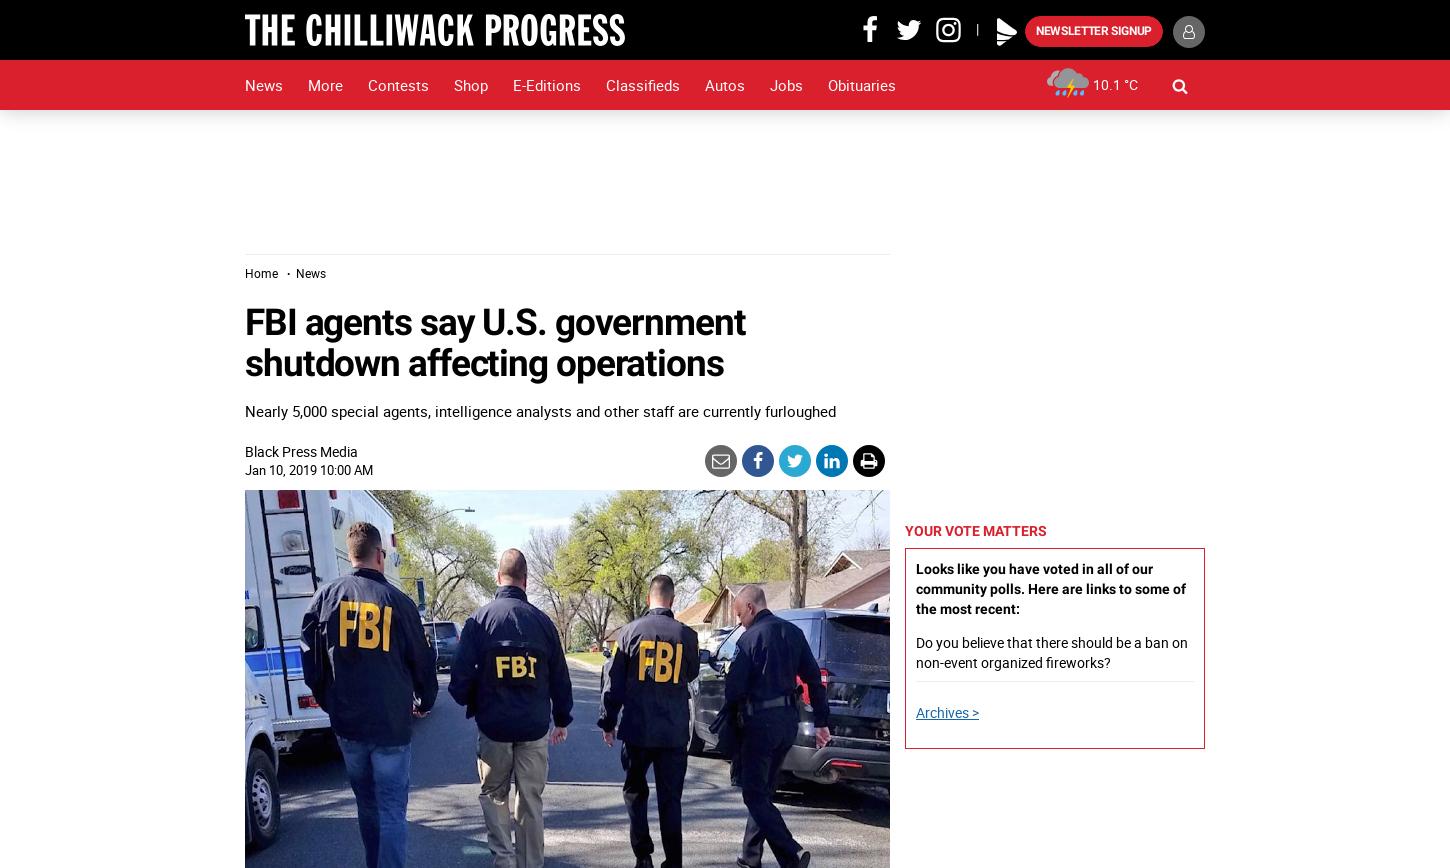  What do you see at coordinates (1051, 652) in the screenshot?
I see `'Do you believe that there should be a ban on non-event organized fireworks?'` at bounding box center [1051, 652].